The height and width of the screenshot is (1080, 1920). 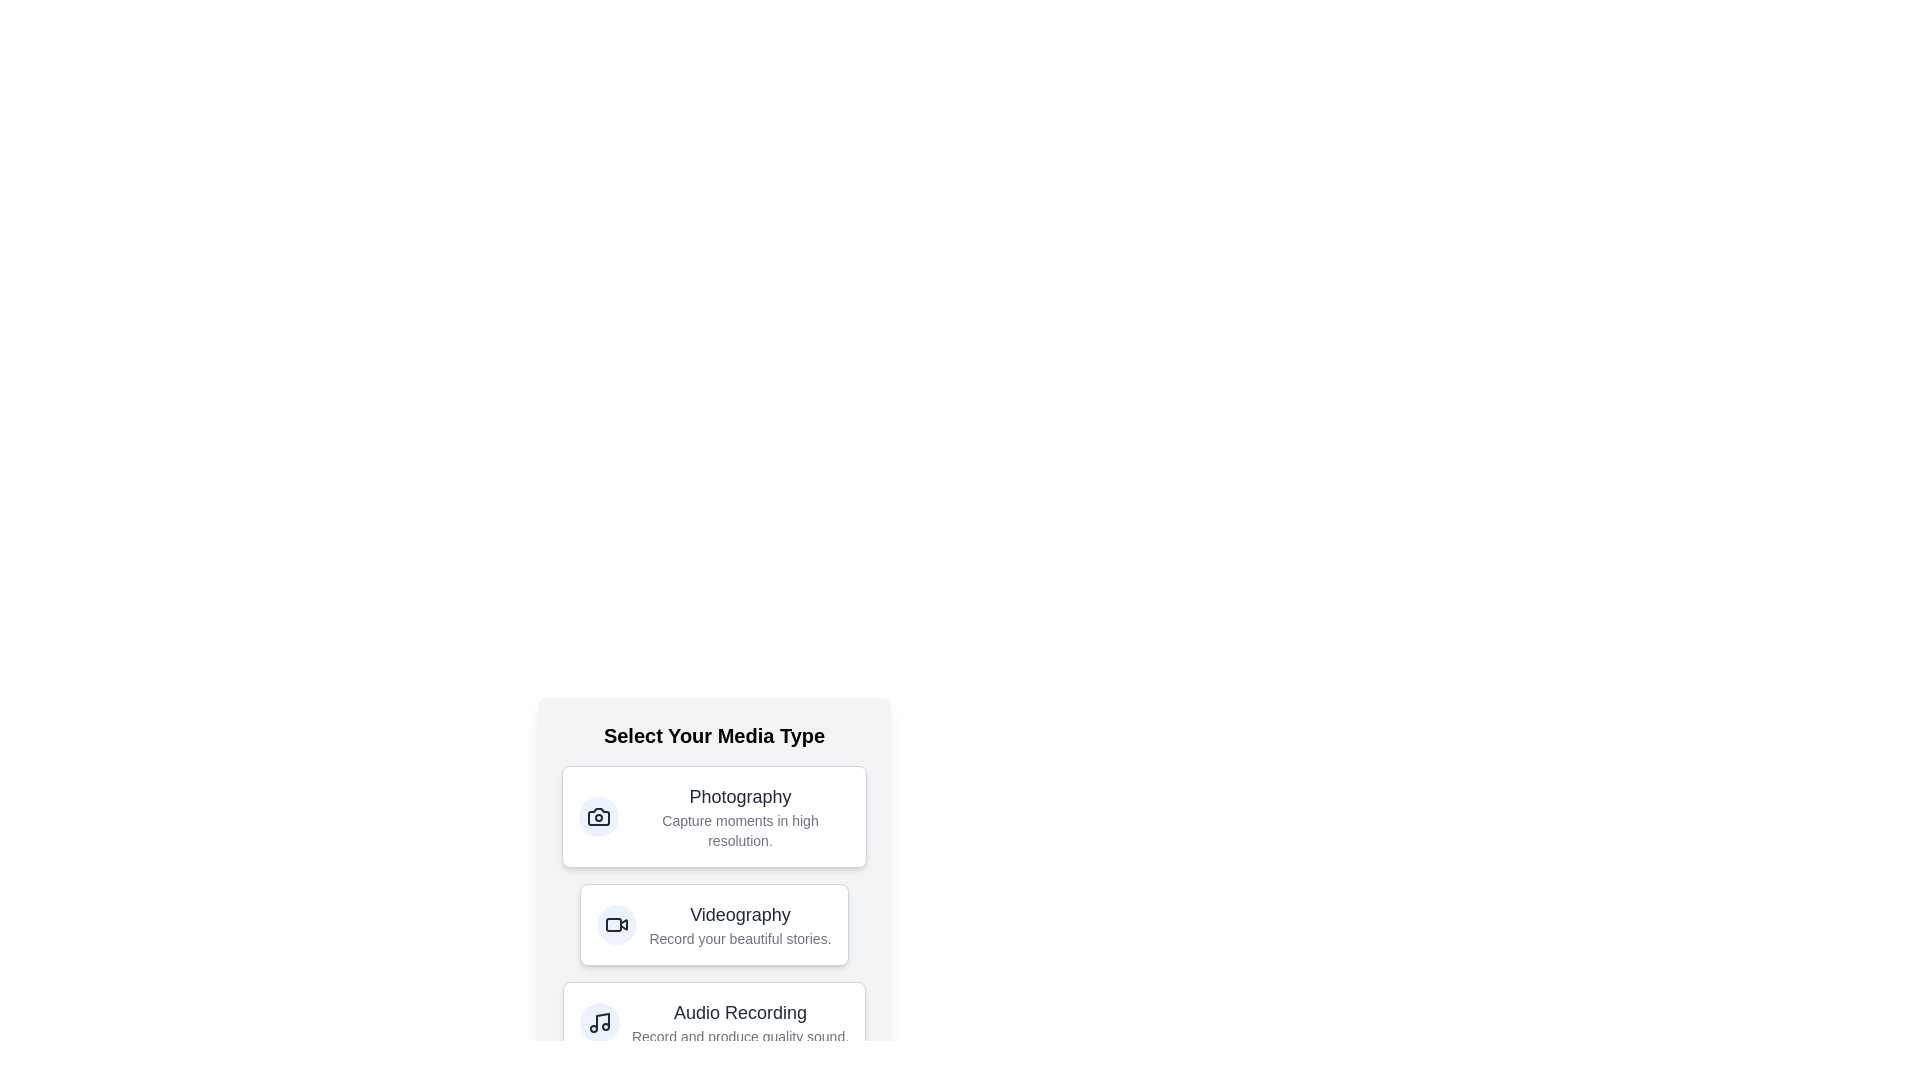 I want to click on the button corresponding to the media type Audio Recording, so click(x=714, y=1022).